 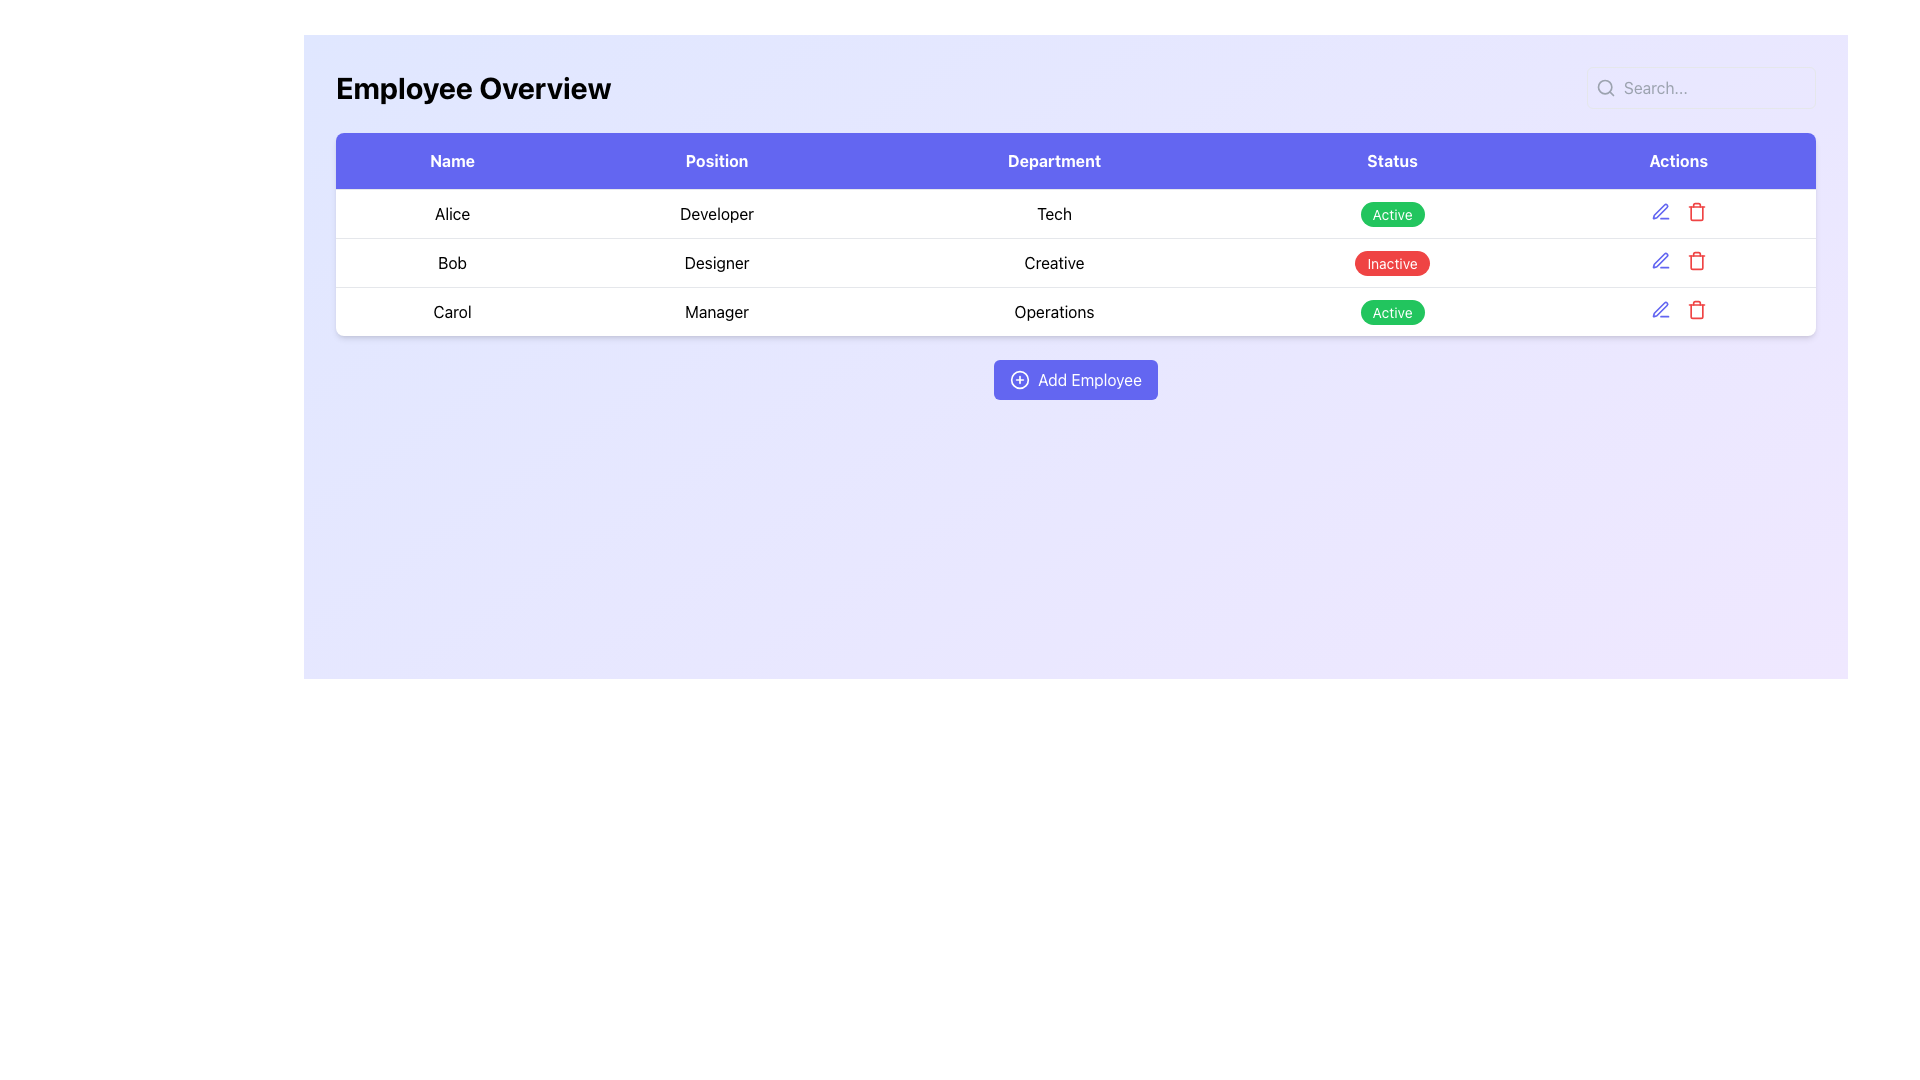 What do you see at coordinates (1391, 312) in the screenshot?
I see `the Status Badge, a green pill-shaped button with the text 'Active', located in the third row of the 'Status' column` at bounding box center [1391, 312].